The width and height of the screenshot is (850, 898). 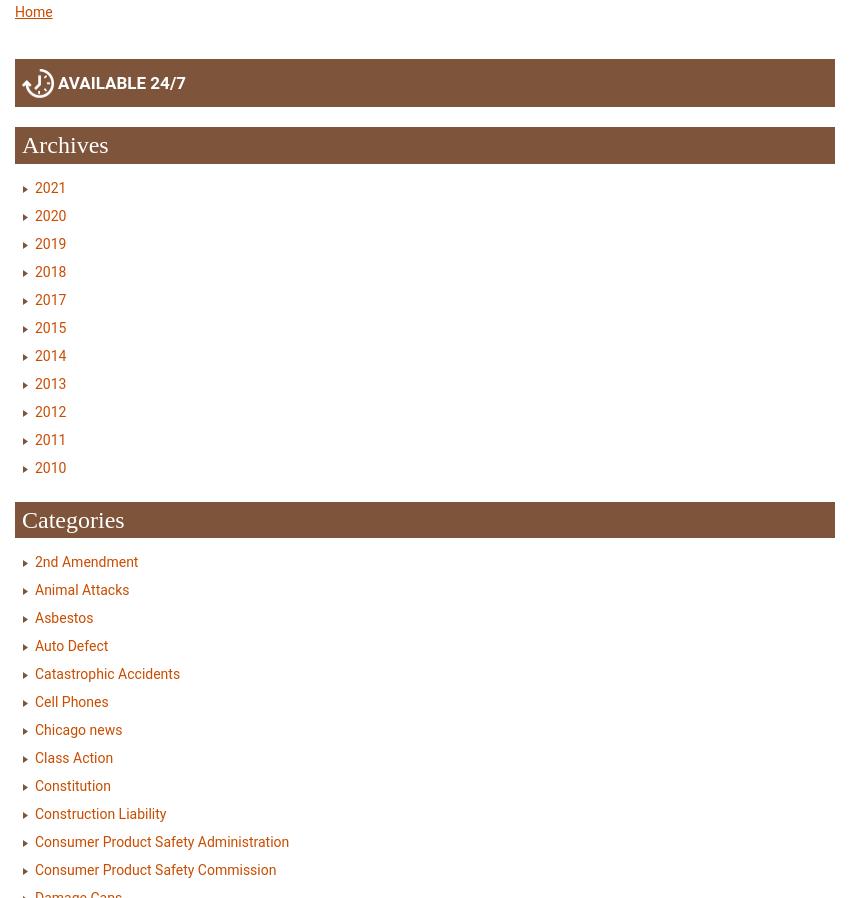 What do you see at coordinates (50, 271) in the screenshot?
I see `'2018'` at bounding box center [50, 271].